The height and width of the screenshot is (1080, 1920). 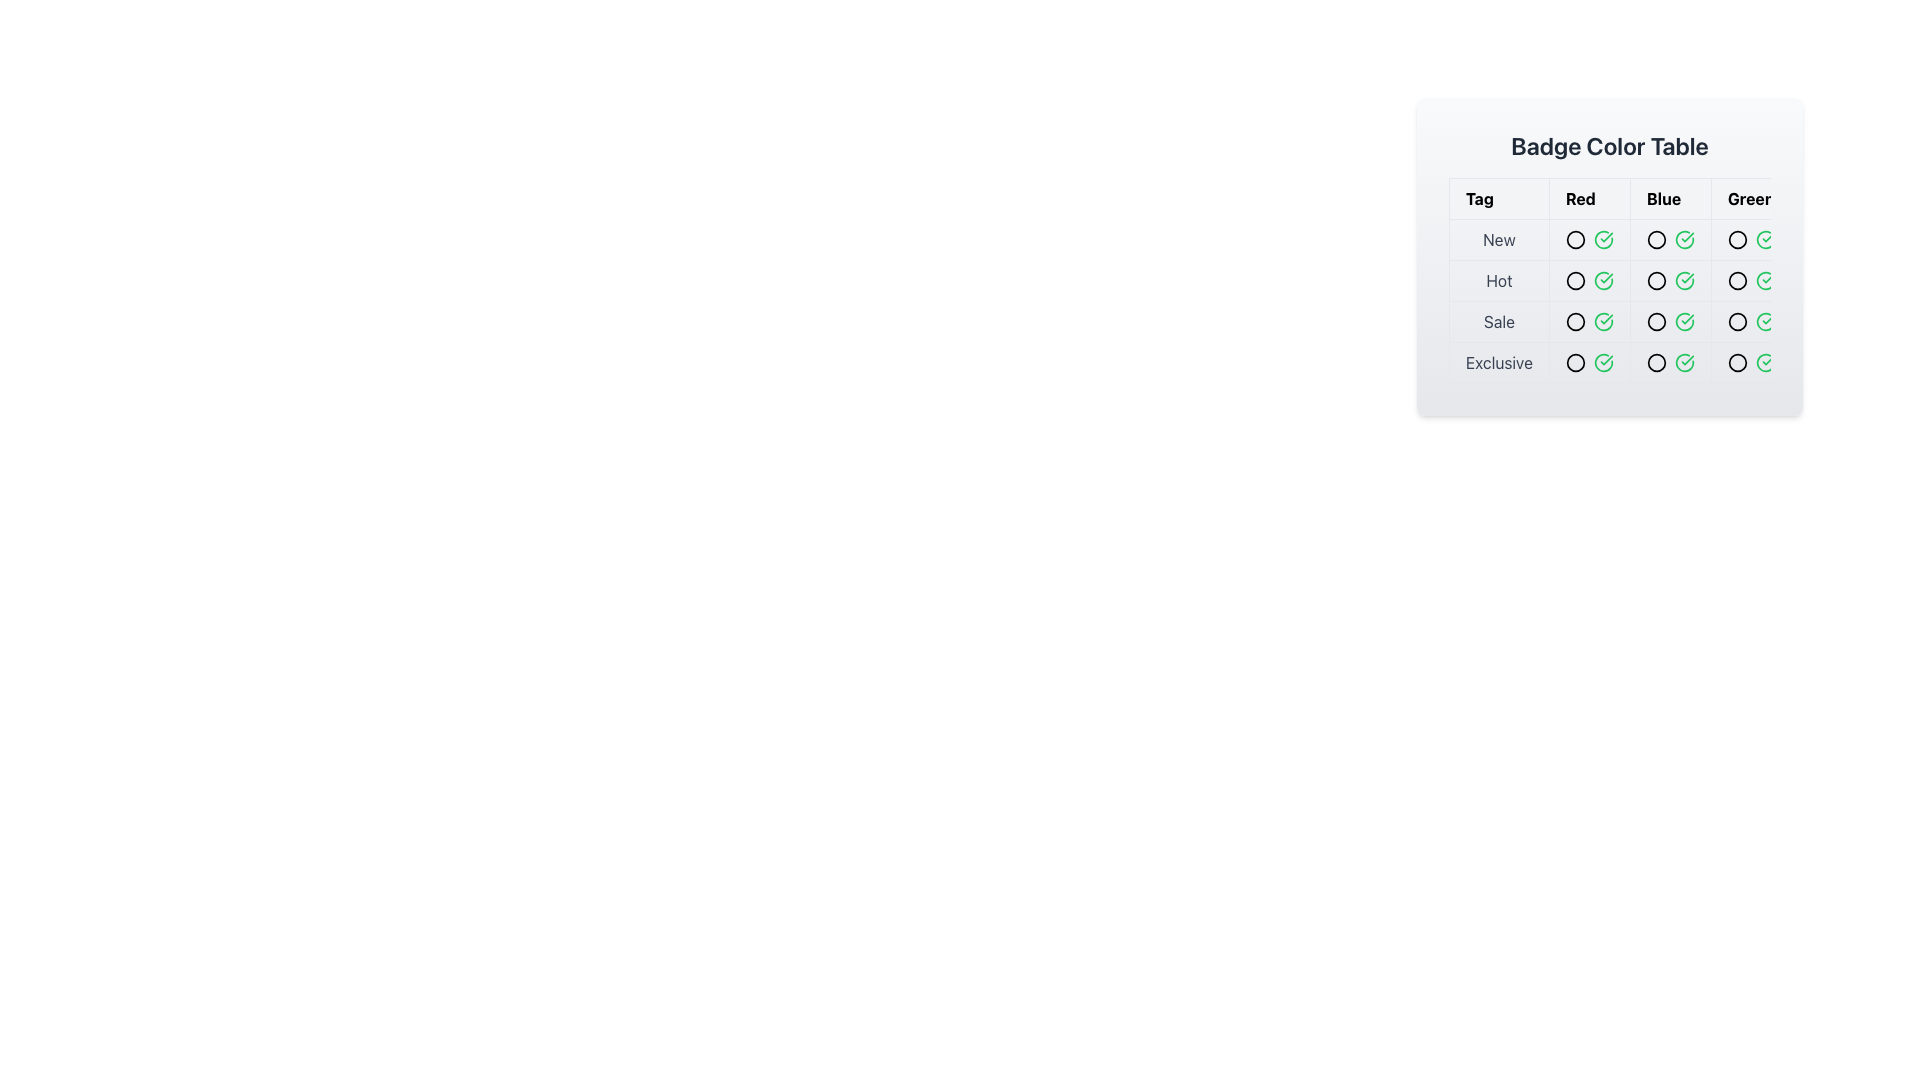 I want to click on the circular icon with a stroke outline located in the 'Blue' column of the 'New' row in the 'Badge Color Table.', so click(x=1656, y=238).